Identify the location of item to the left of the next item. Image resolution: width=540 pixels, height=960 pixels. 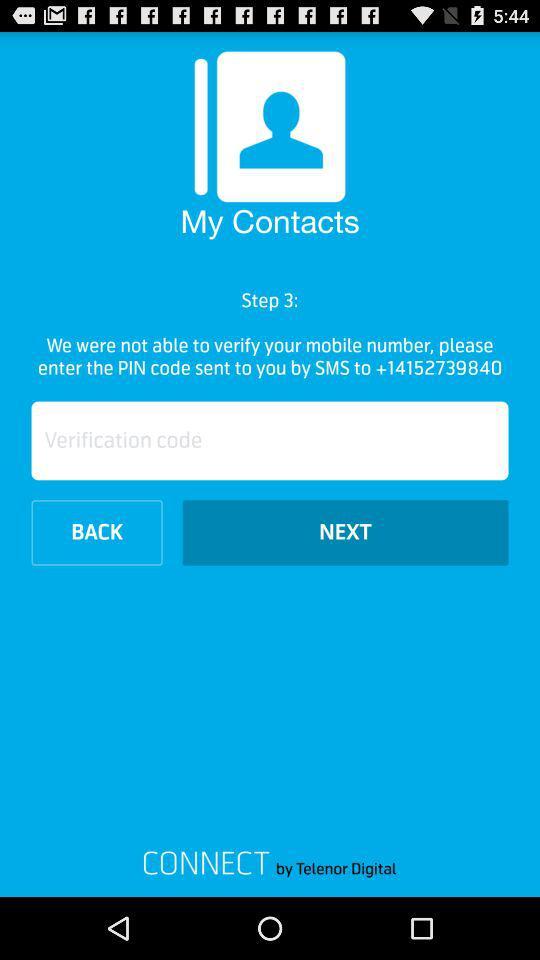
(96, 531).